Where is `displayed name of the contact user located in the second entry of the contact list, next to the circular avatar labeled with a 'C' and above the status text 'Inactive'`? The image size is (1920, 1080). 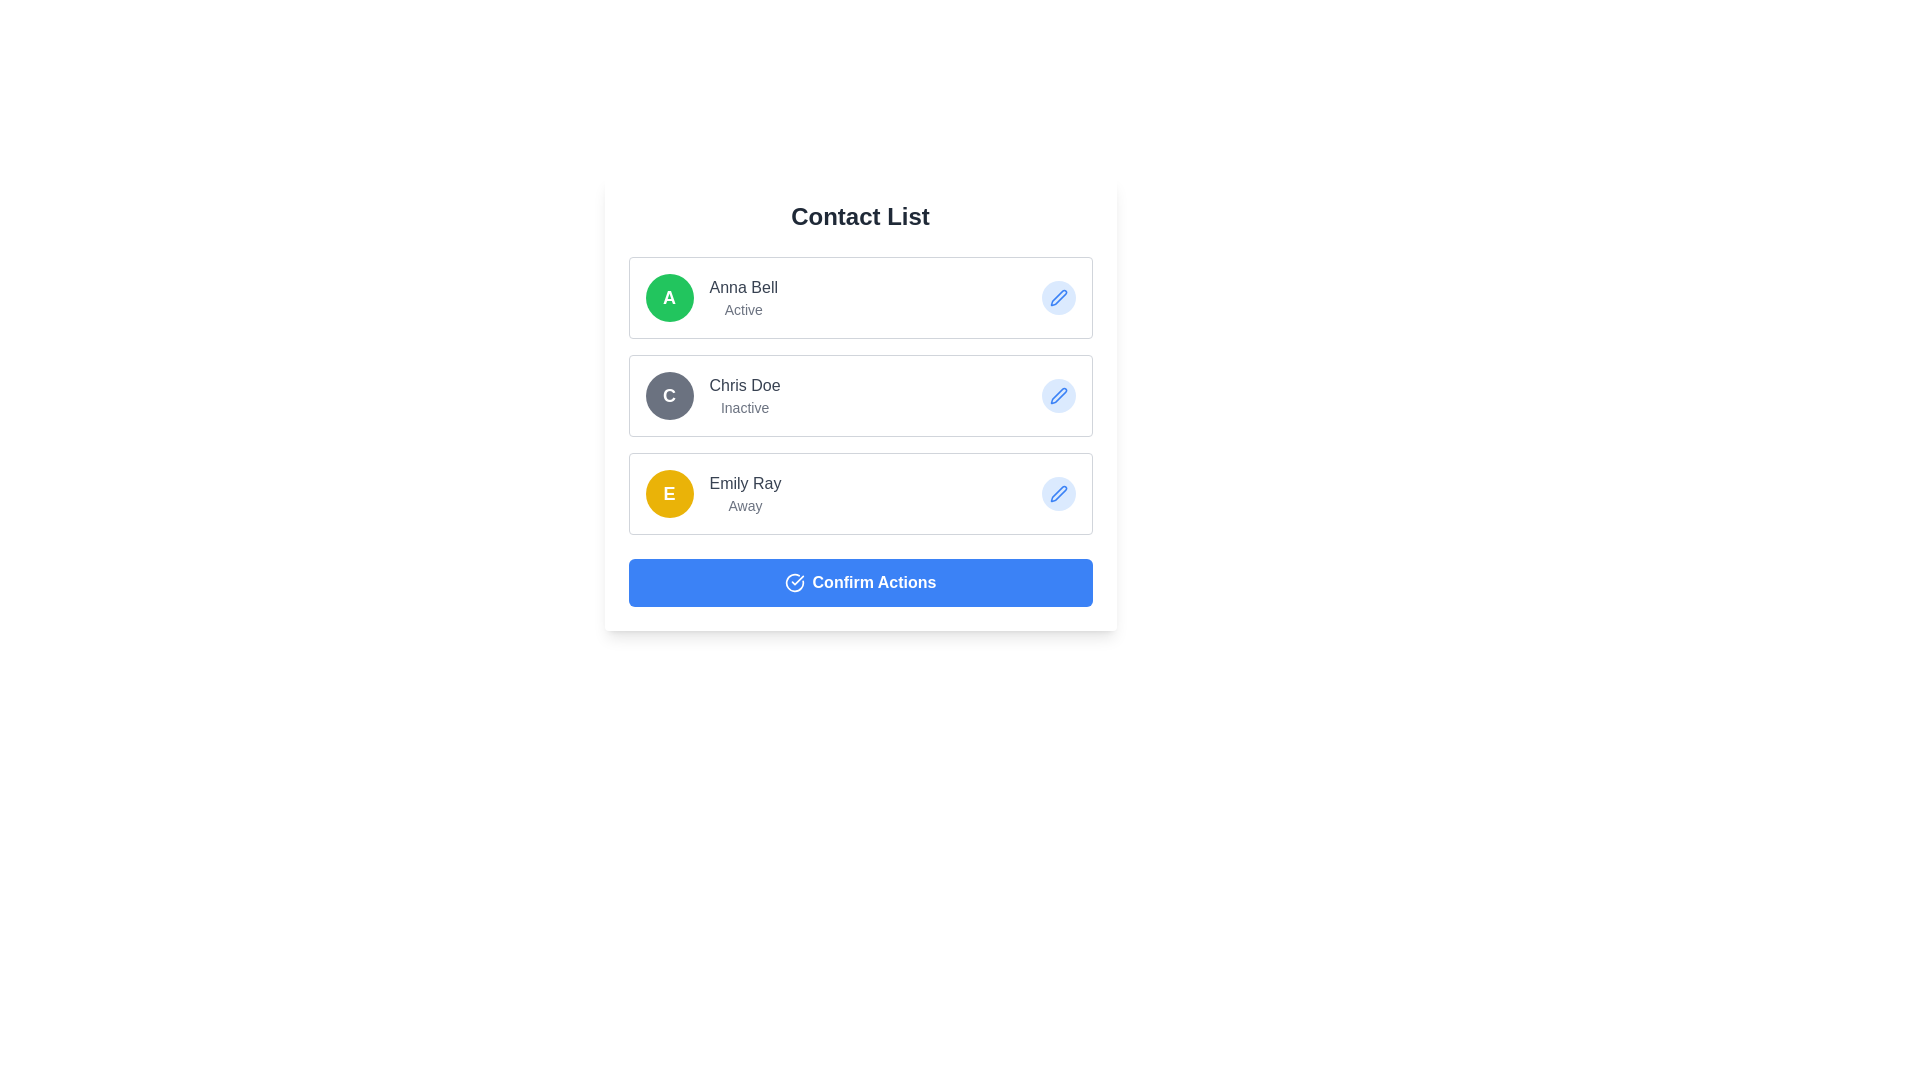
displayed name of the contact user located in the second entry of the contact list, next to the circular avatar labeled with a 'C' and above the status text 'Inactive' is located at coordinates (744, 385).